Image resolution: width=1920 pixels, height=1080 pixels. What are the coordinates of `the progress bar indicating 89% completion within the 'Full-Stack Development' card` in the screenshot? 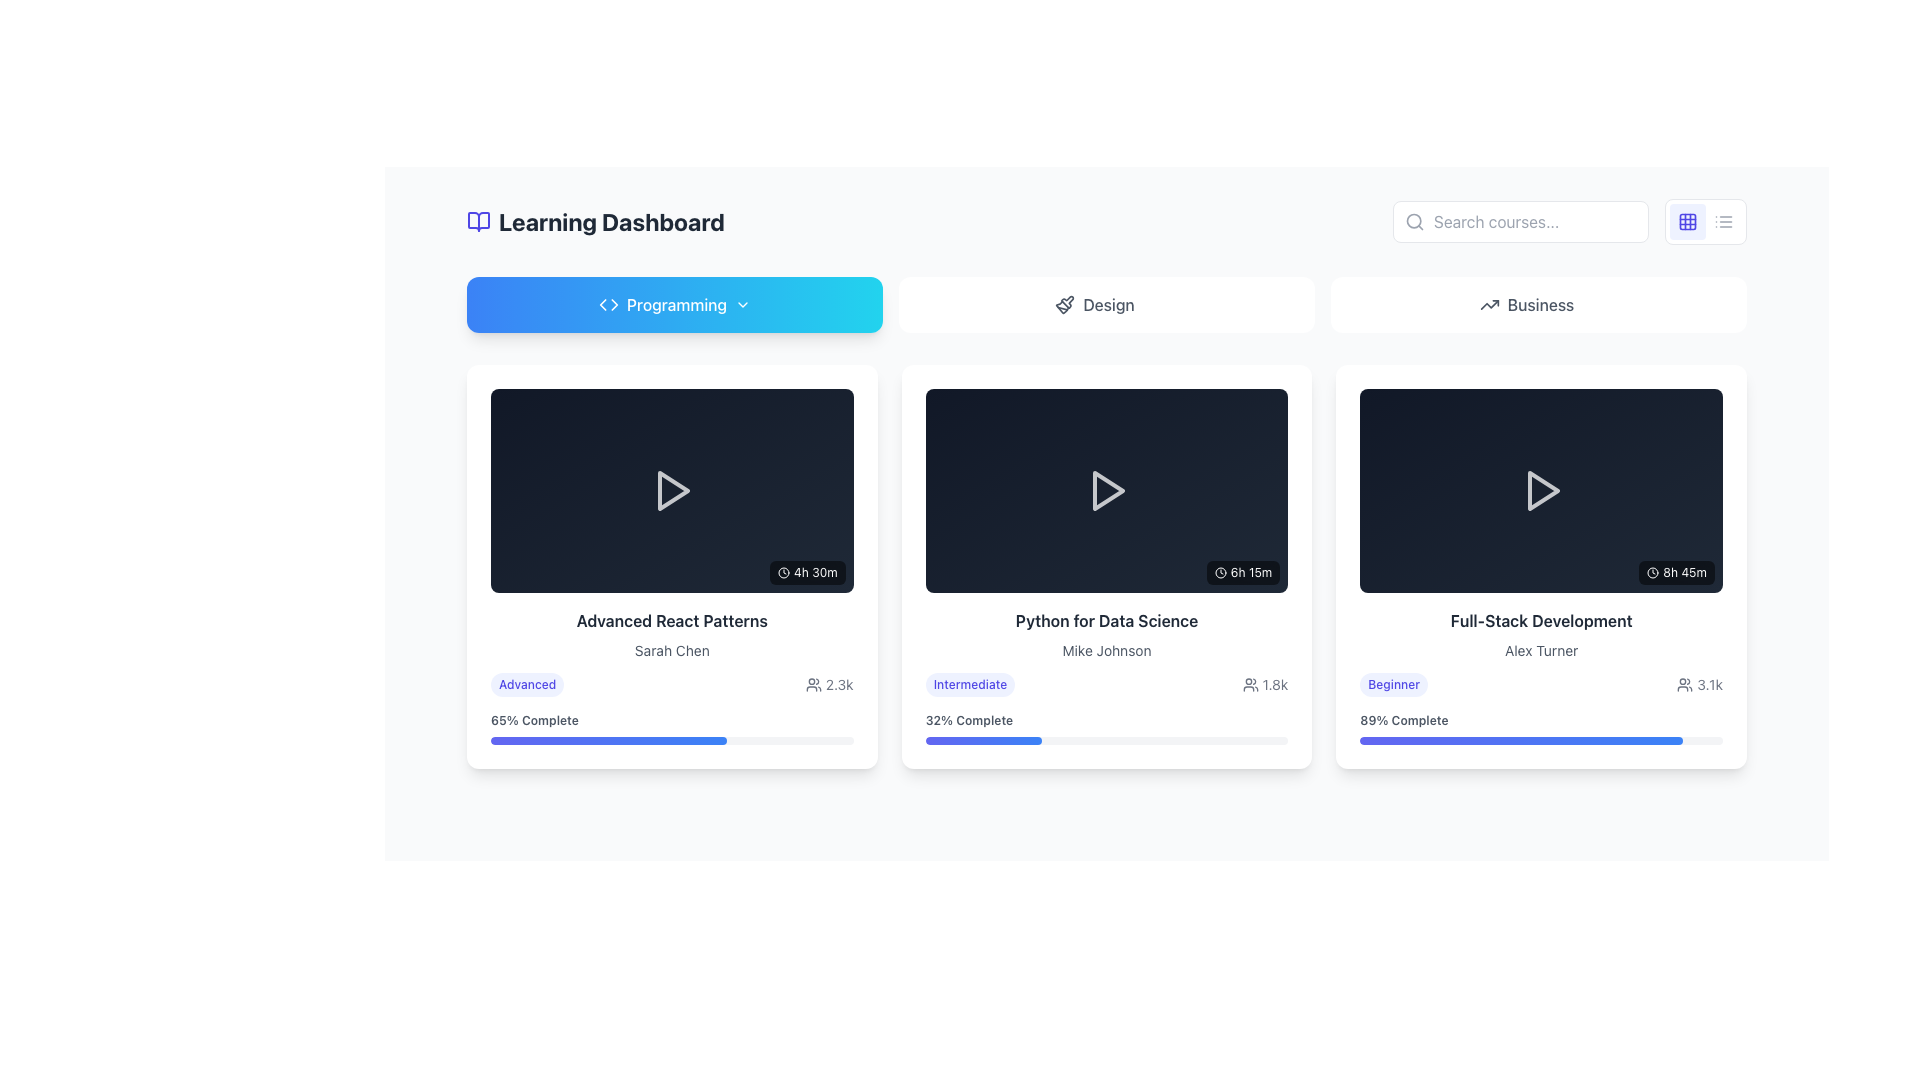 It's located at (1540, 726).